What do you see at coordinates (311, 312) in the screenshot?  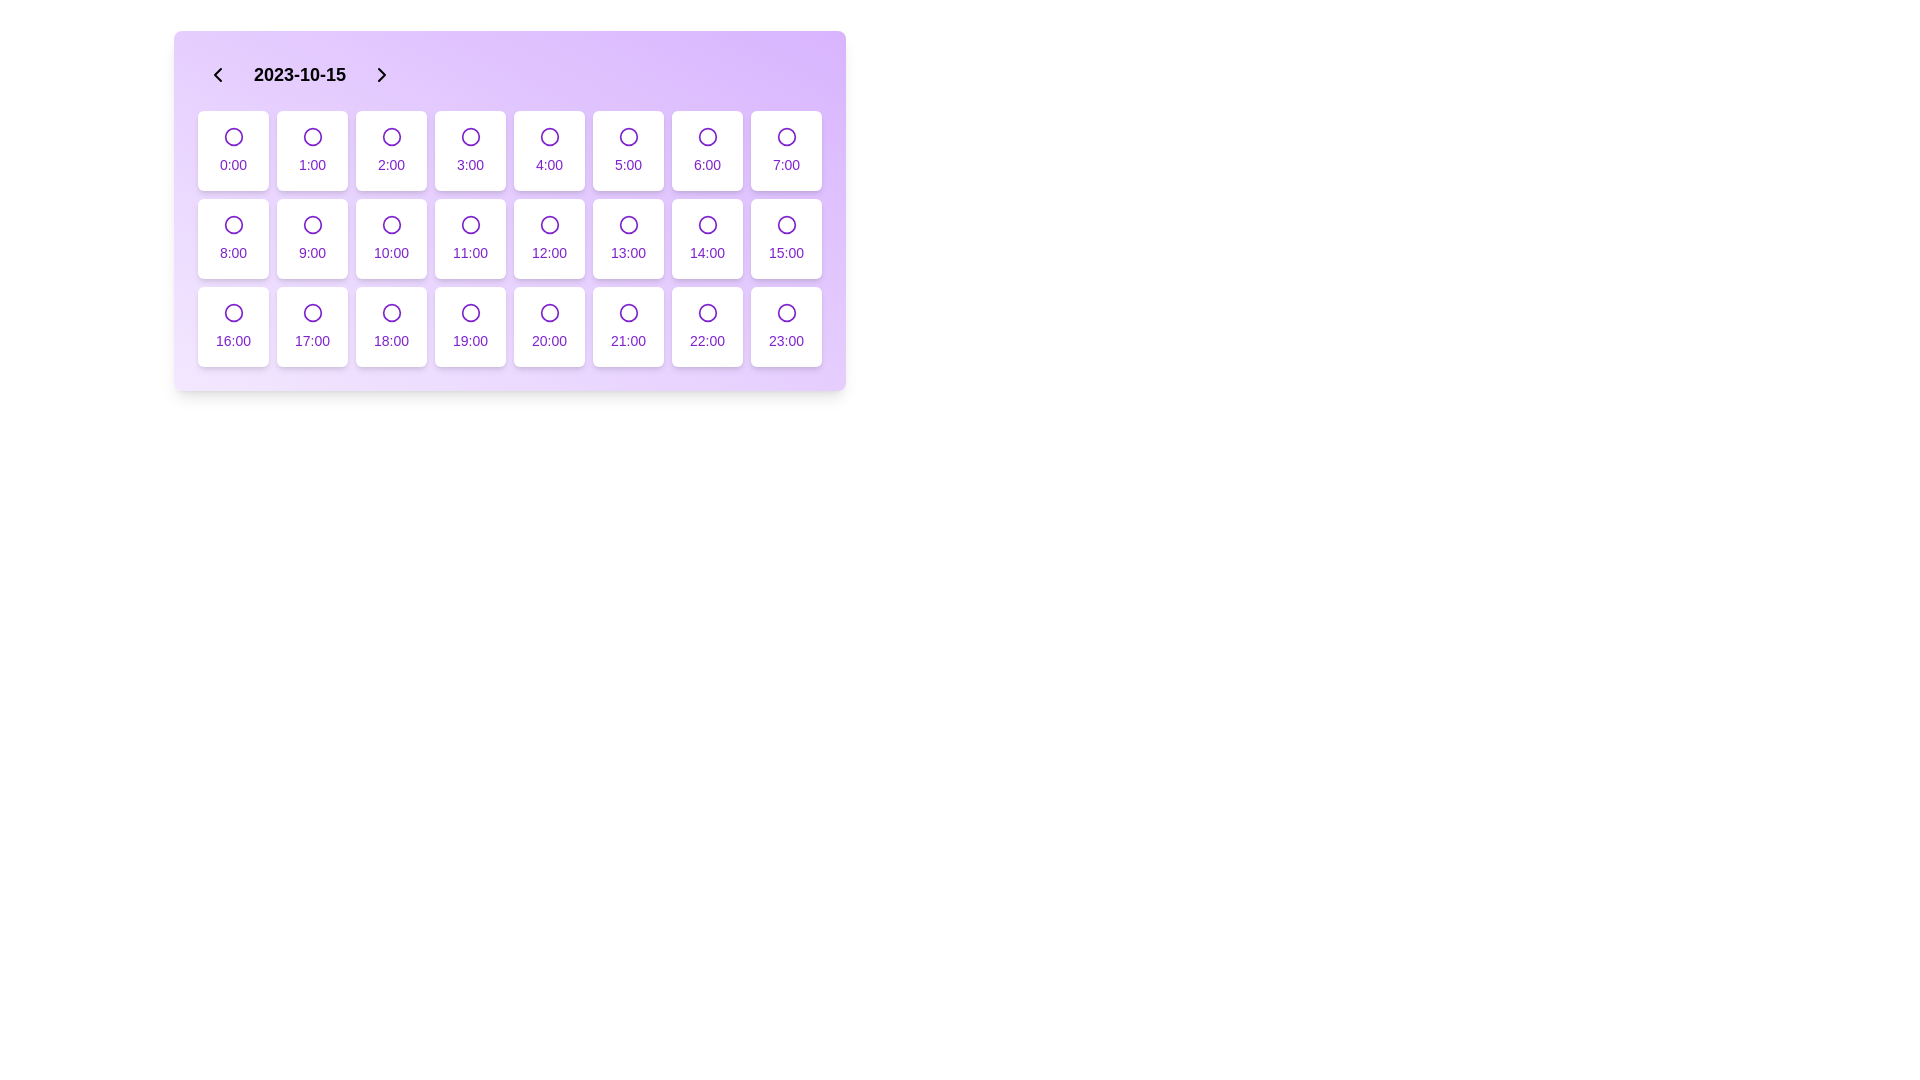 I see `the circular icon with a purple border located in the grid cell labeled '17:00'` at bounding box center [311, 312].